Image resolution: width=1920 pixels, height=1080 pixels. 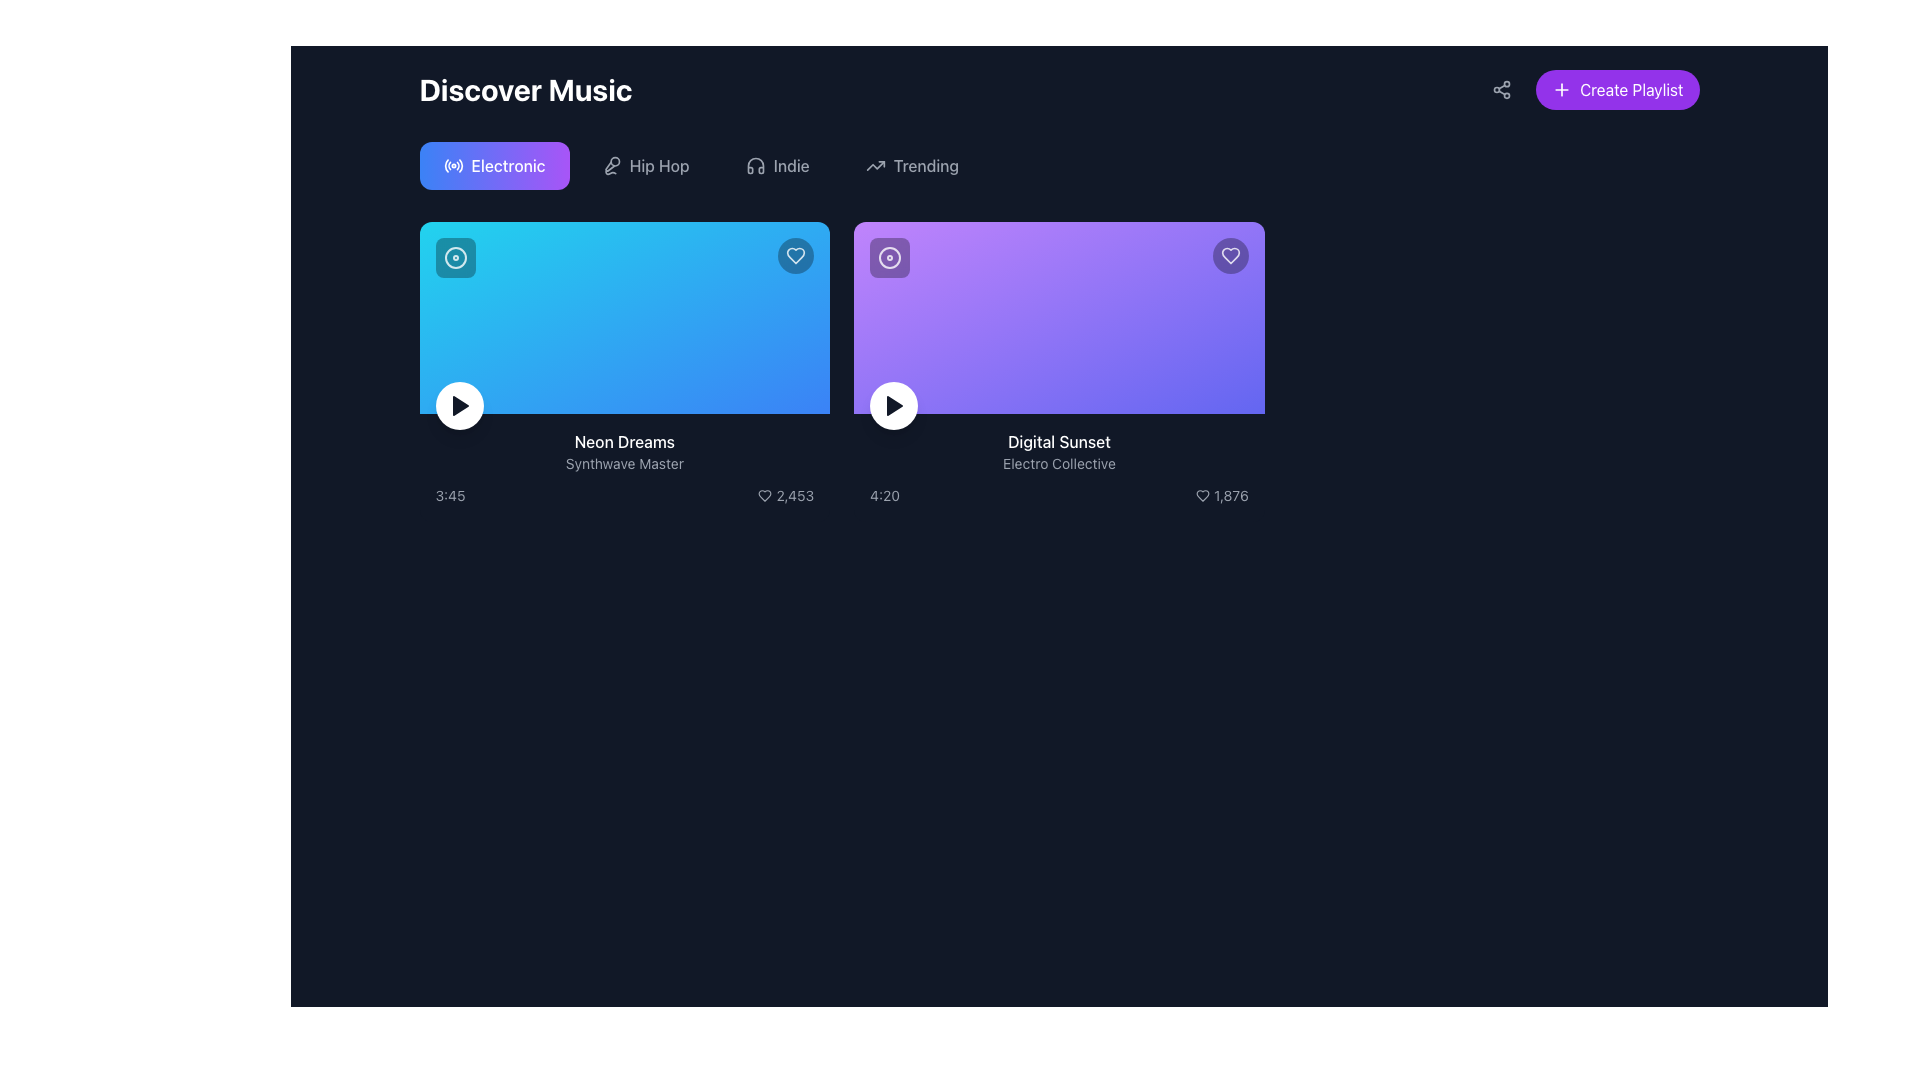 What do you see at coordinates (1058, 467) in the screenshot?
I see `the informational text block that provides details about the music track, including title, artist, duration, and likes, located in the second column of the grid layout beneath the heading section` at bounding box center [1058, 467].